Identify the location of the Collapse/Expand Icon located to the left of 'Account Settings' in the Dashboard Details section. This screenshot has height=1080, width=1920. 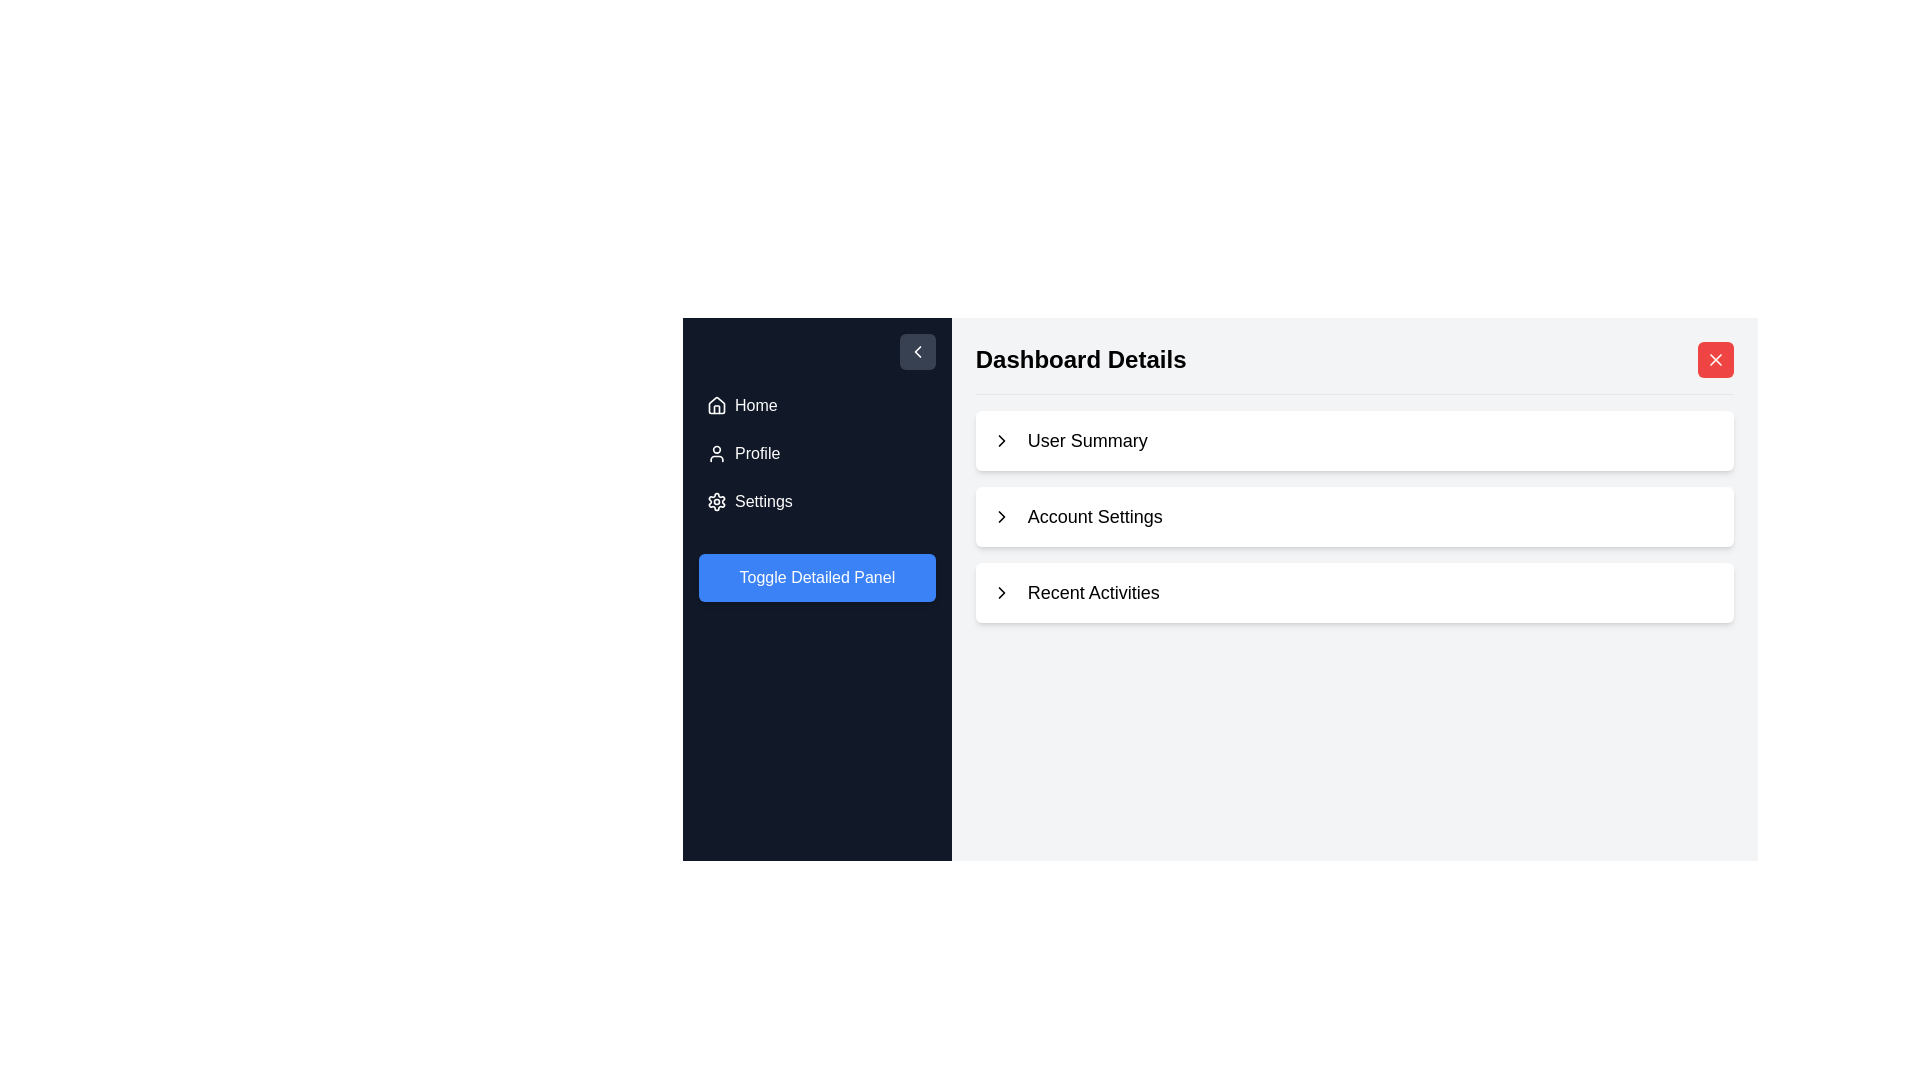
(1001, 439).